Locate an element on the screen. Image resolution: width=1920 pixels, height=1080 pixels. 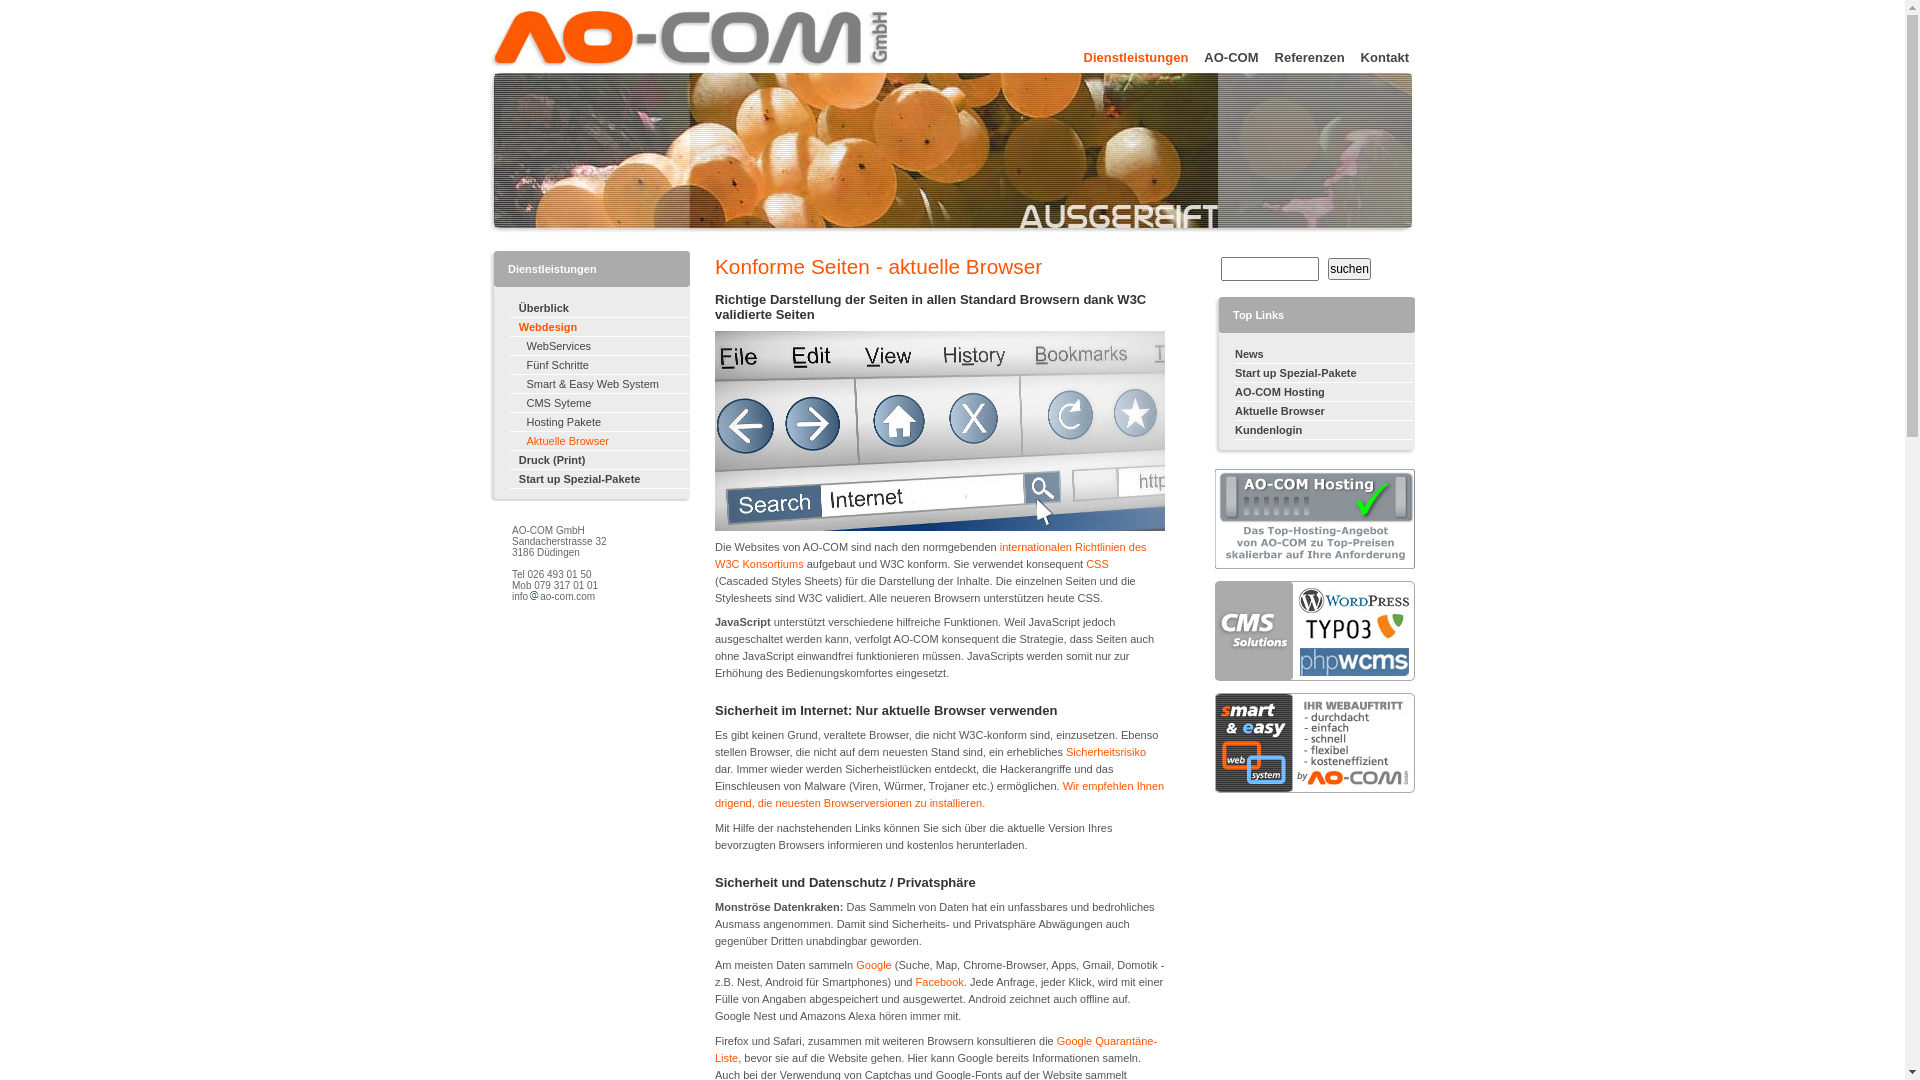
'Hosting Pakete' is located at coordinates (599, 421).